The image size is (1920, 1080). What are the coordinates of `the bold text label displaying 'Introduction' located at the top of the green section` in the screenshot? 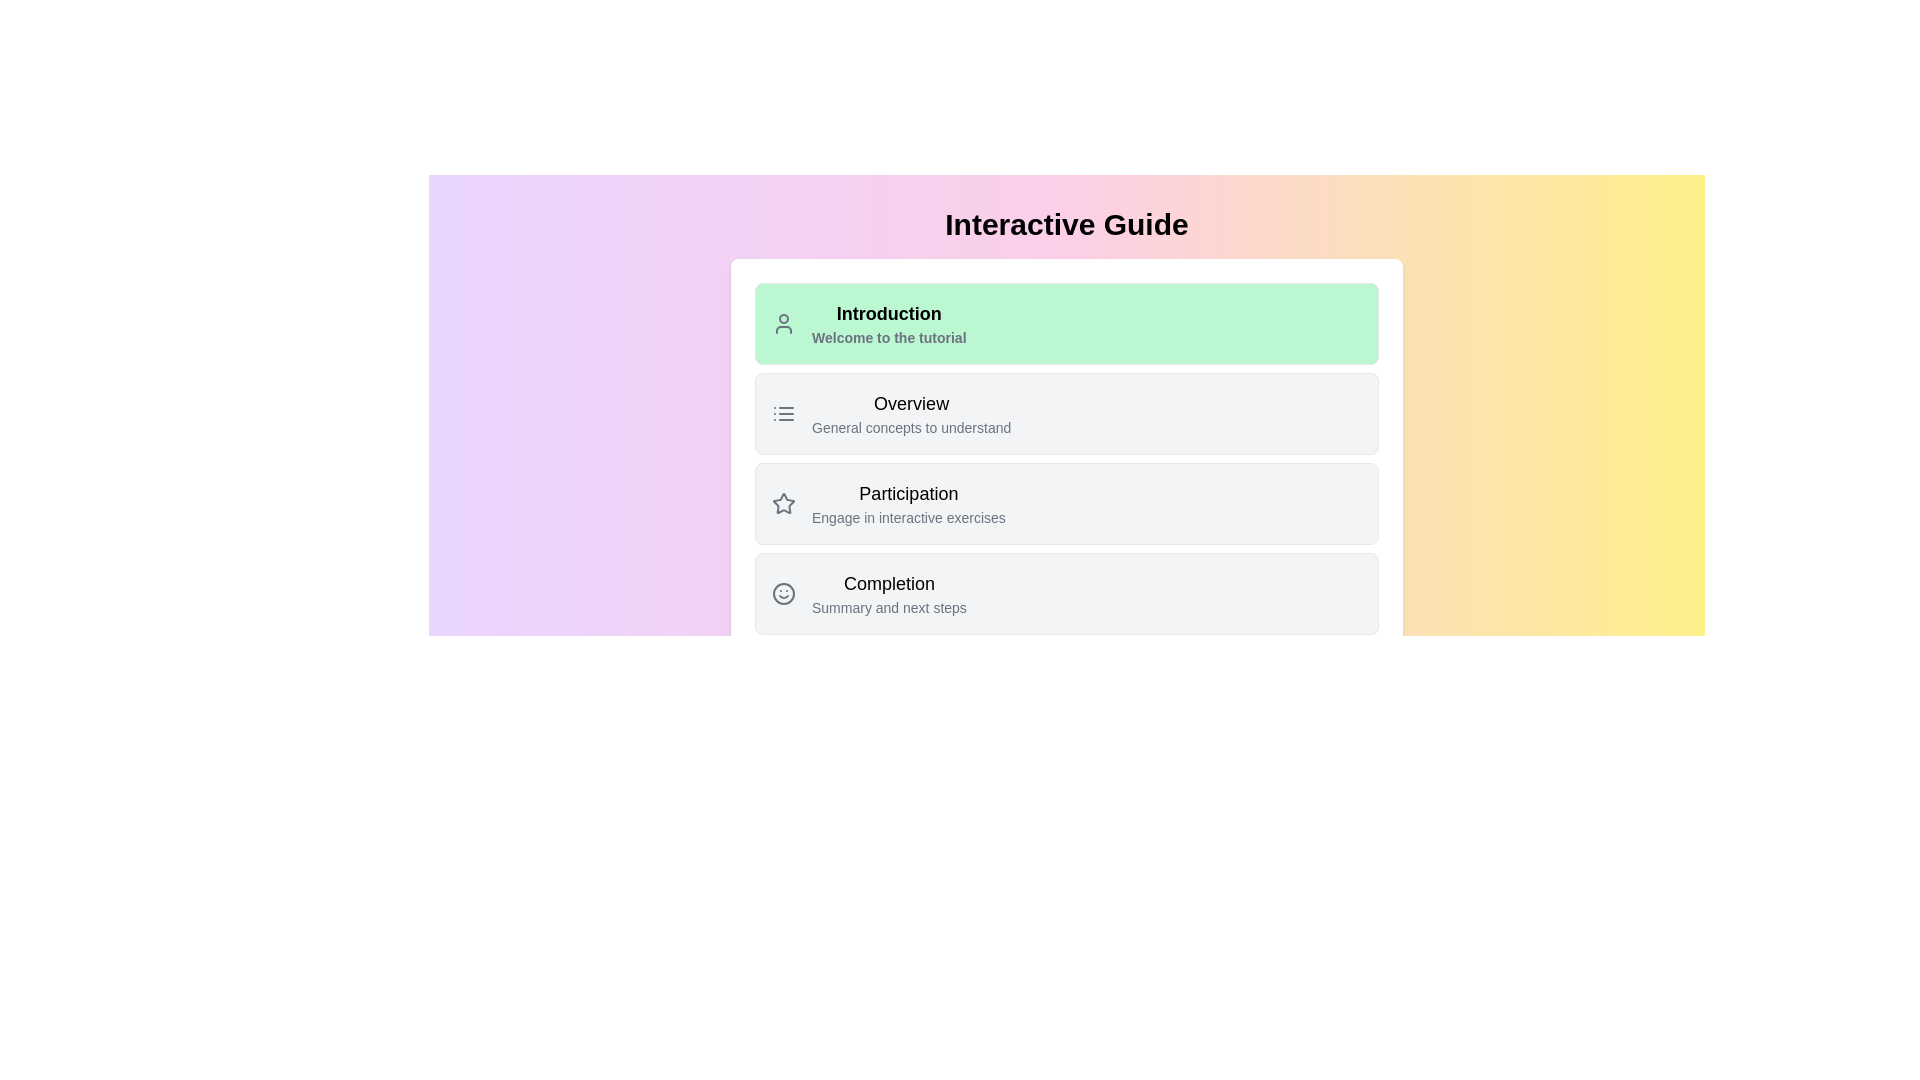 It's located at (888, 313).